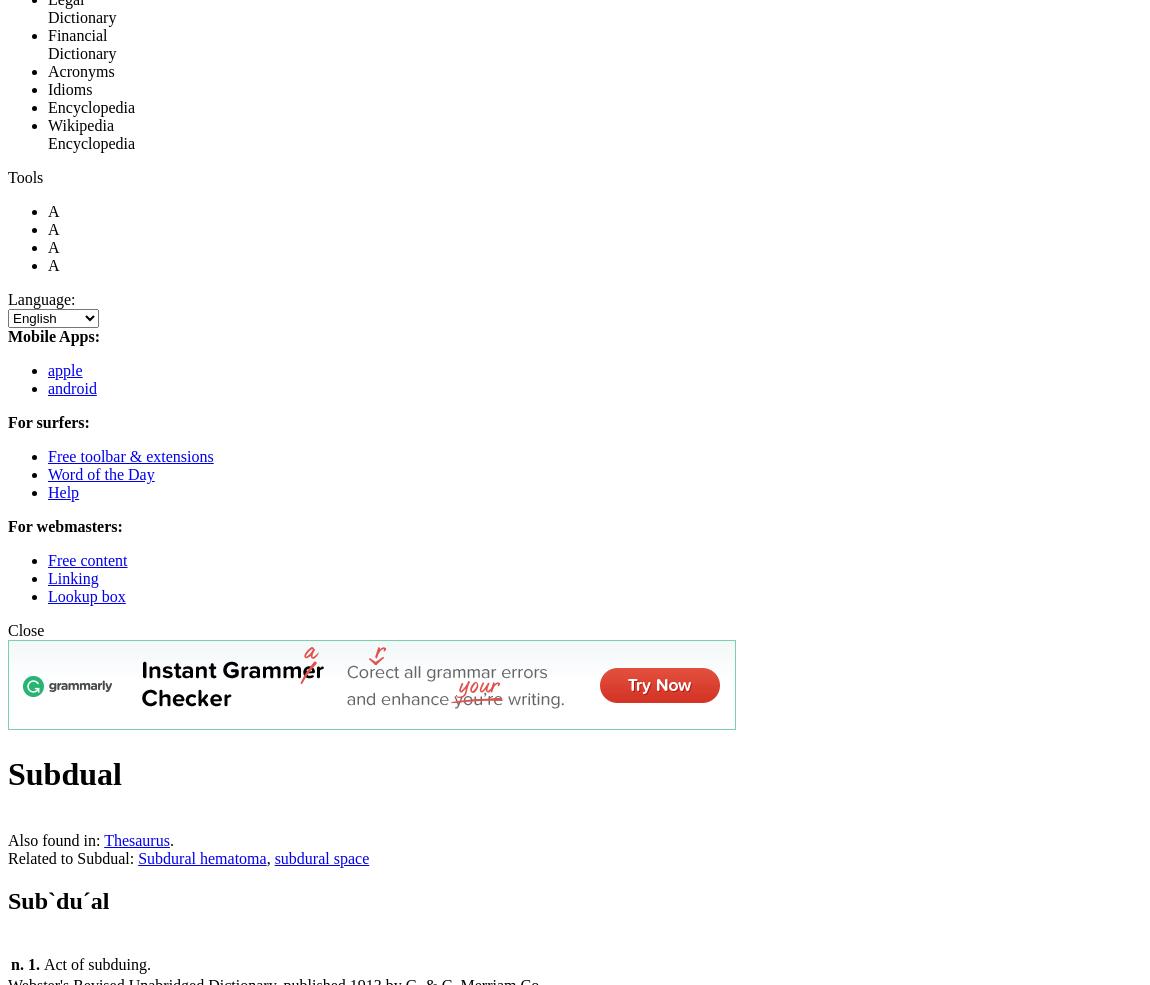 This screenshot has height=985, width=1150. I want to click on 'Related to Subdual:', so click(72, 857).